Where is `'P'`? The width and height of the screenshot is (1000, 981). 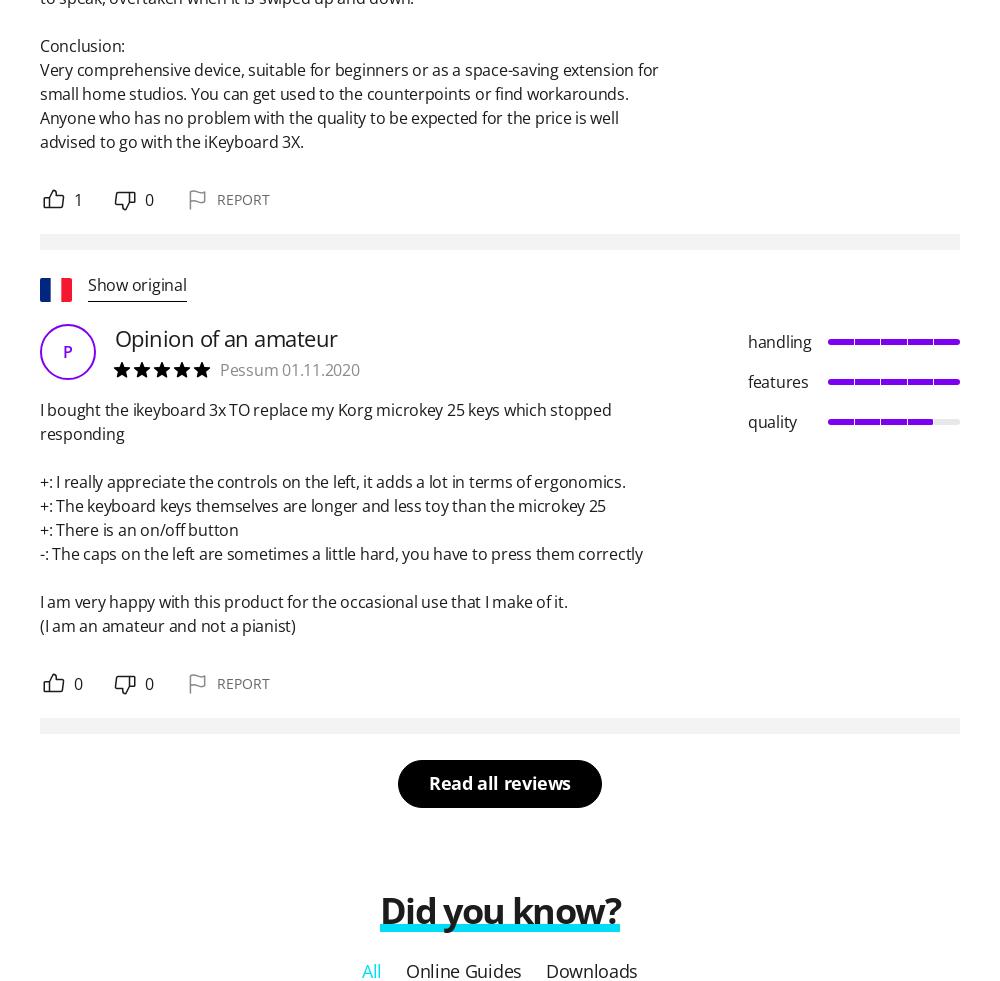 'P' is located at coordinates (66, 350).